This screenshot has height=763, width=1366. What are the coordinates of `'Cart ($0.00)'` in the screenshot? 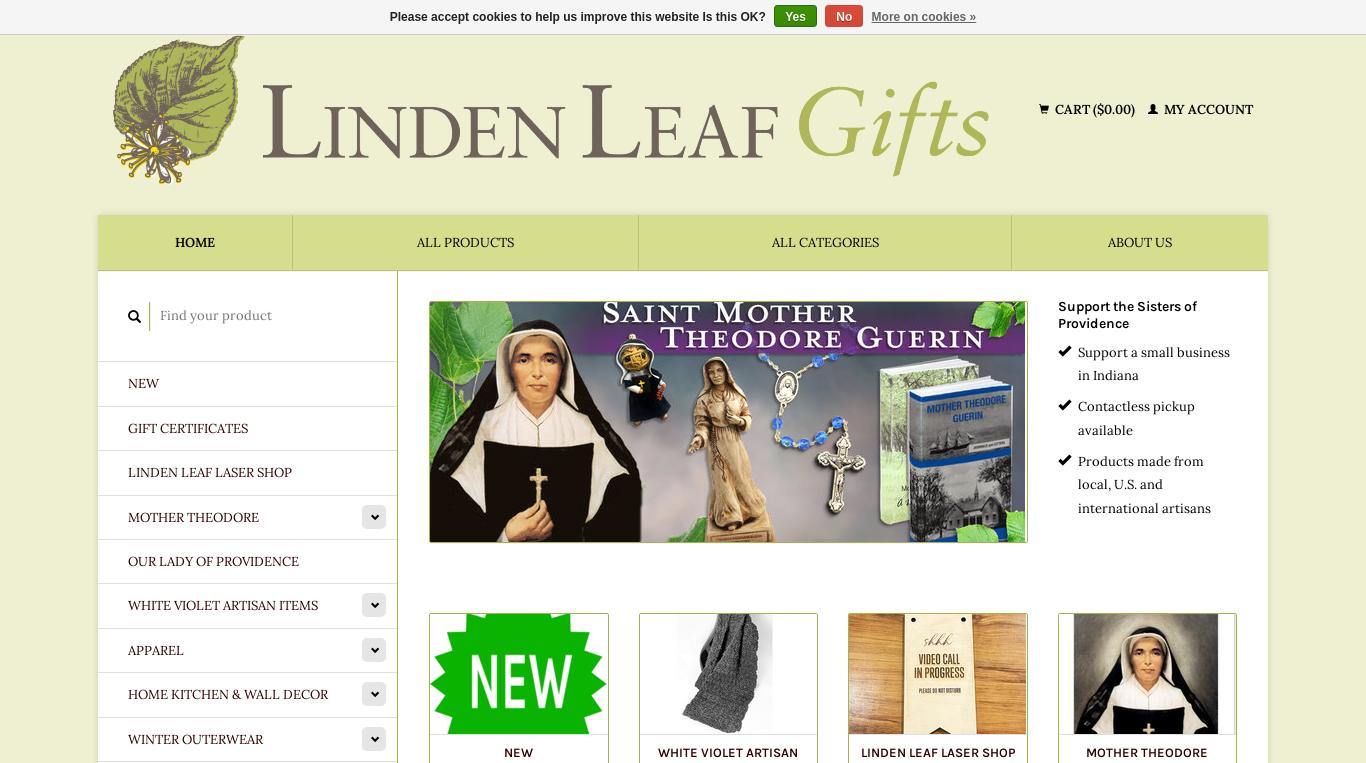 It's located at (1093, 109).